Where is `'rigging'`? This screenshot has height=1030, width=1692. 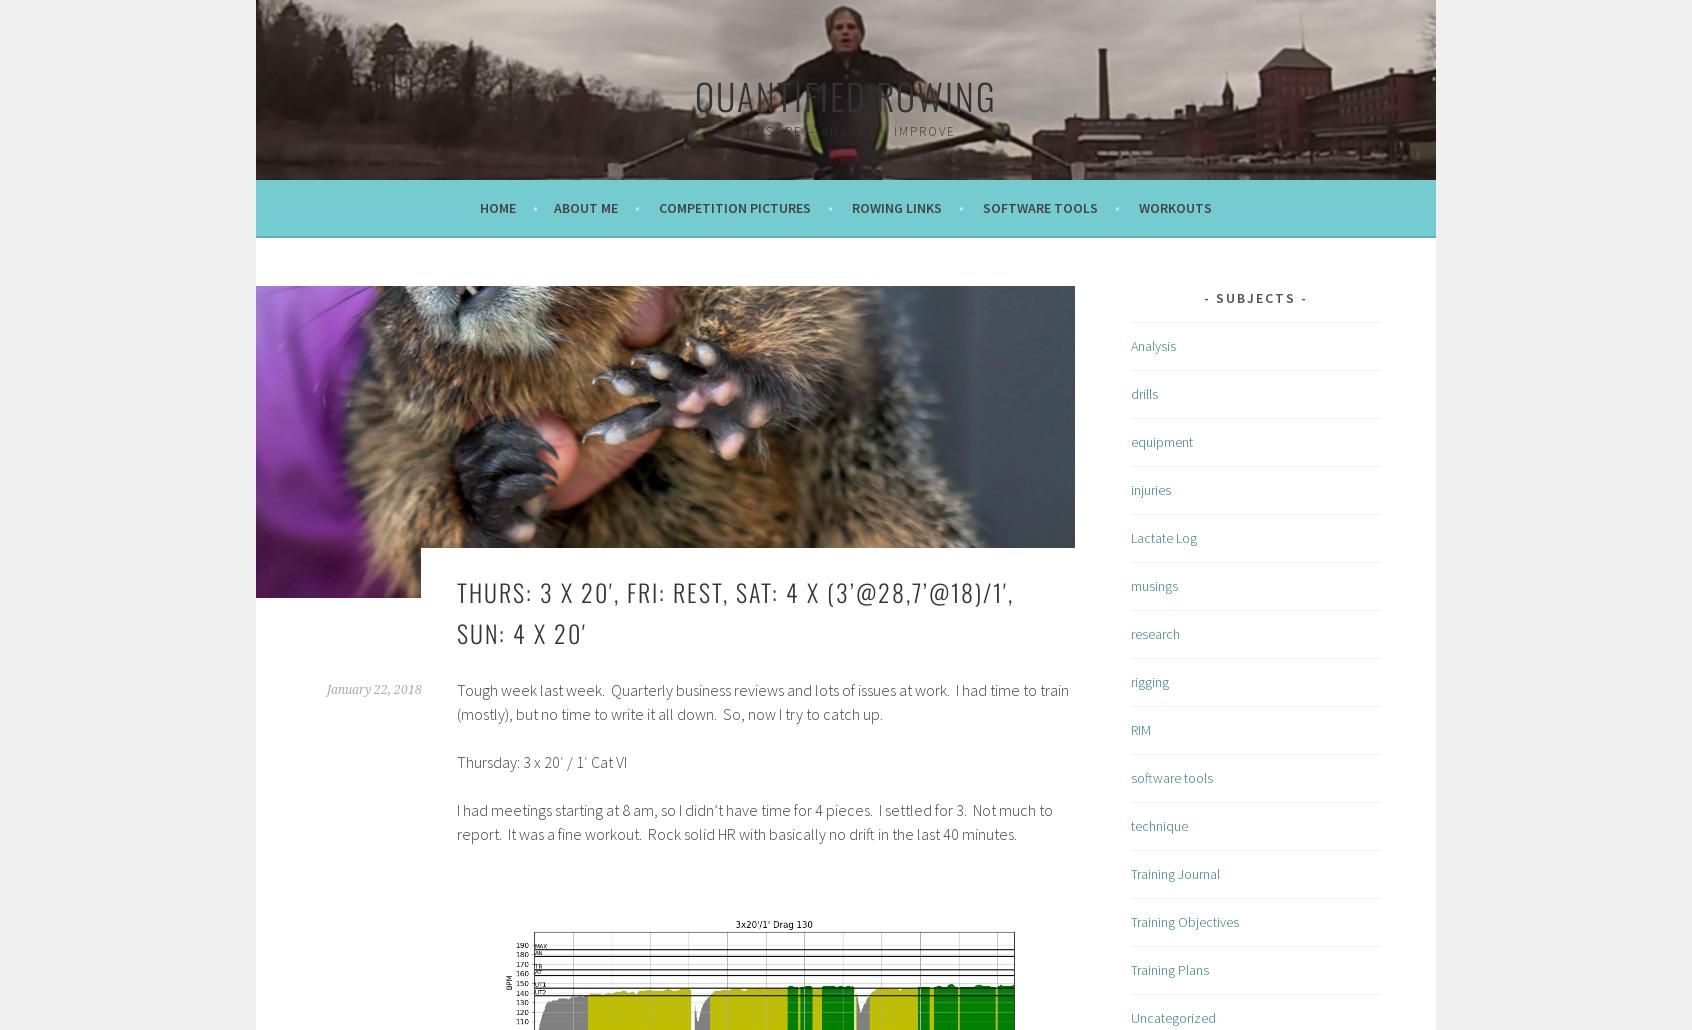
'rigging' is located at coordinates (1149, 680).